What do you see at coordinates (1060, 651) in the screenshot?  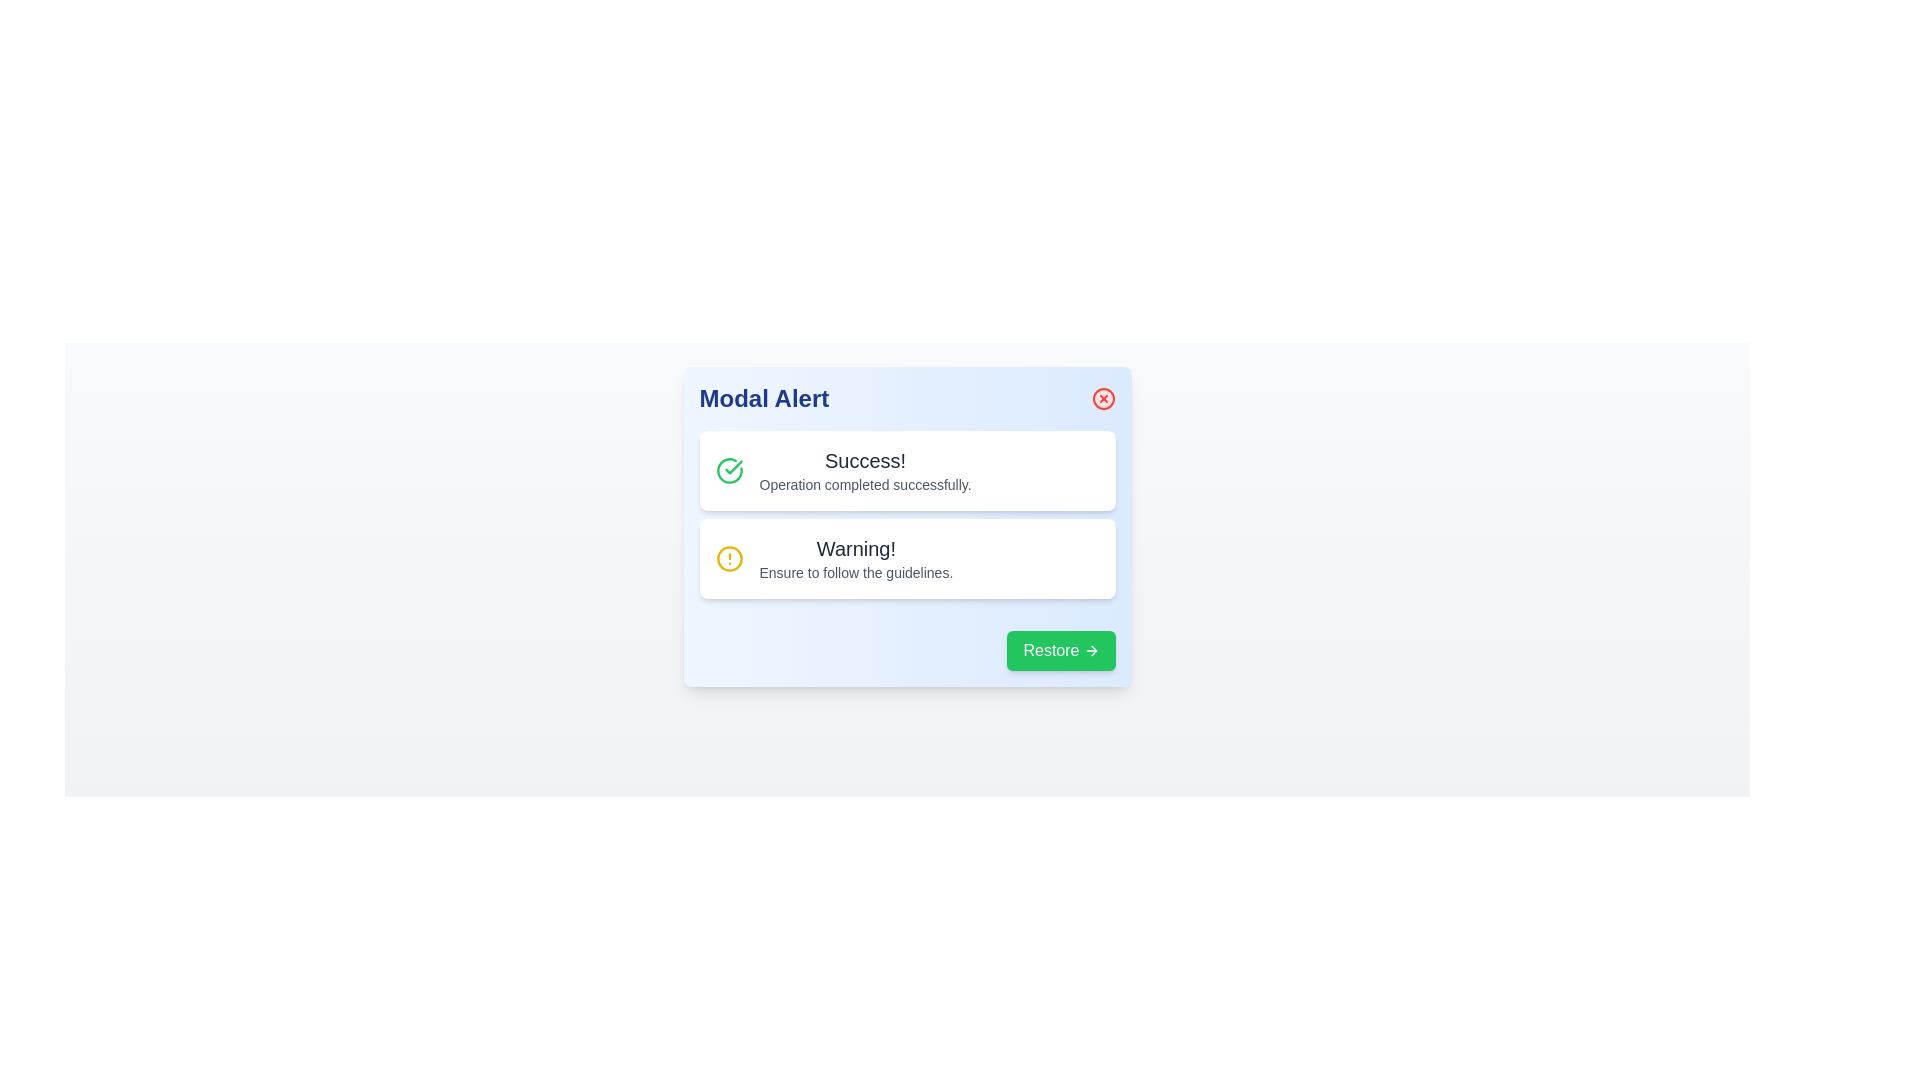 I see `the 'Restore' button located at the bottom-right of the modal dialog box` at bounding box center [1060, 651].